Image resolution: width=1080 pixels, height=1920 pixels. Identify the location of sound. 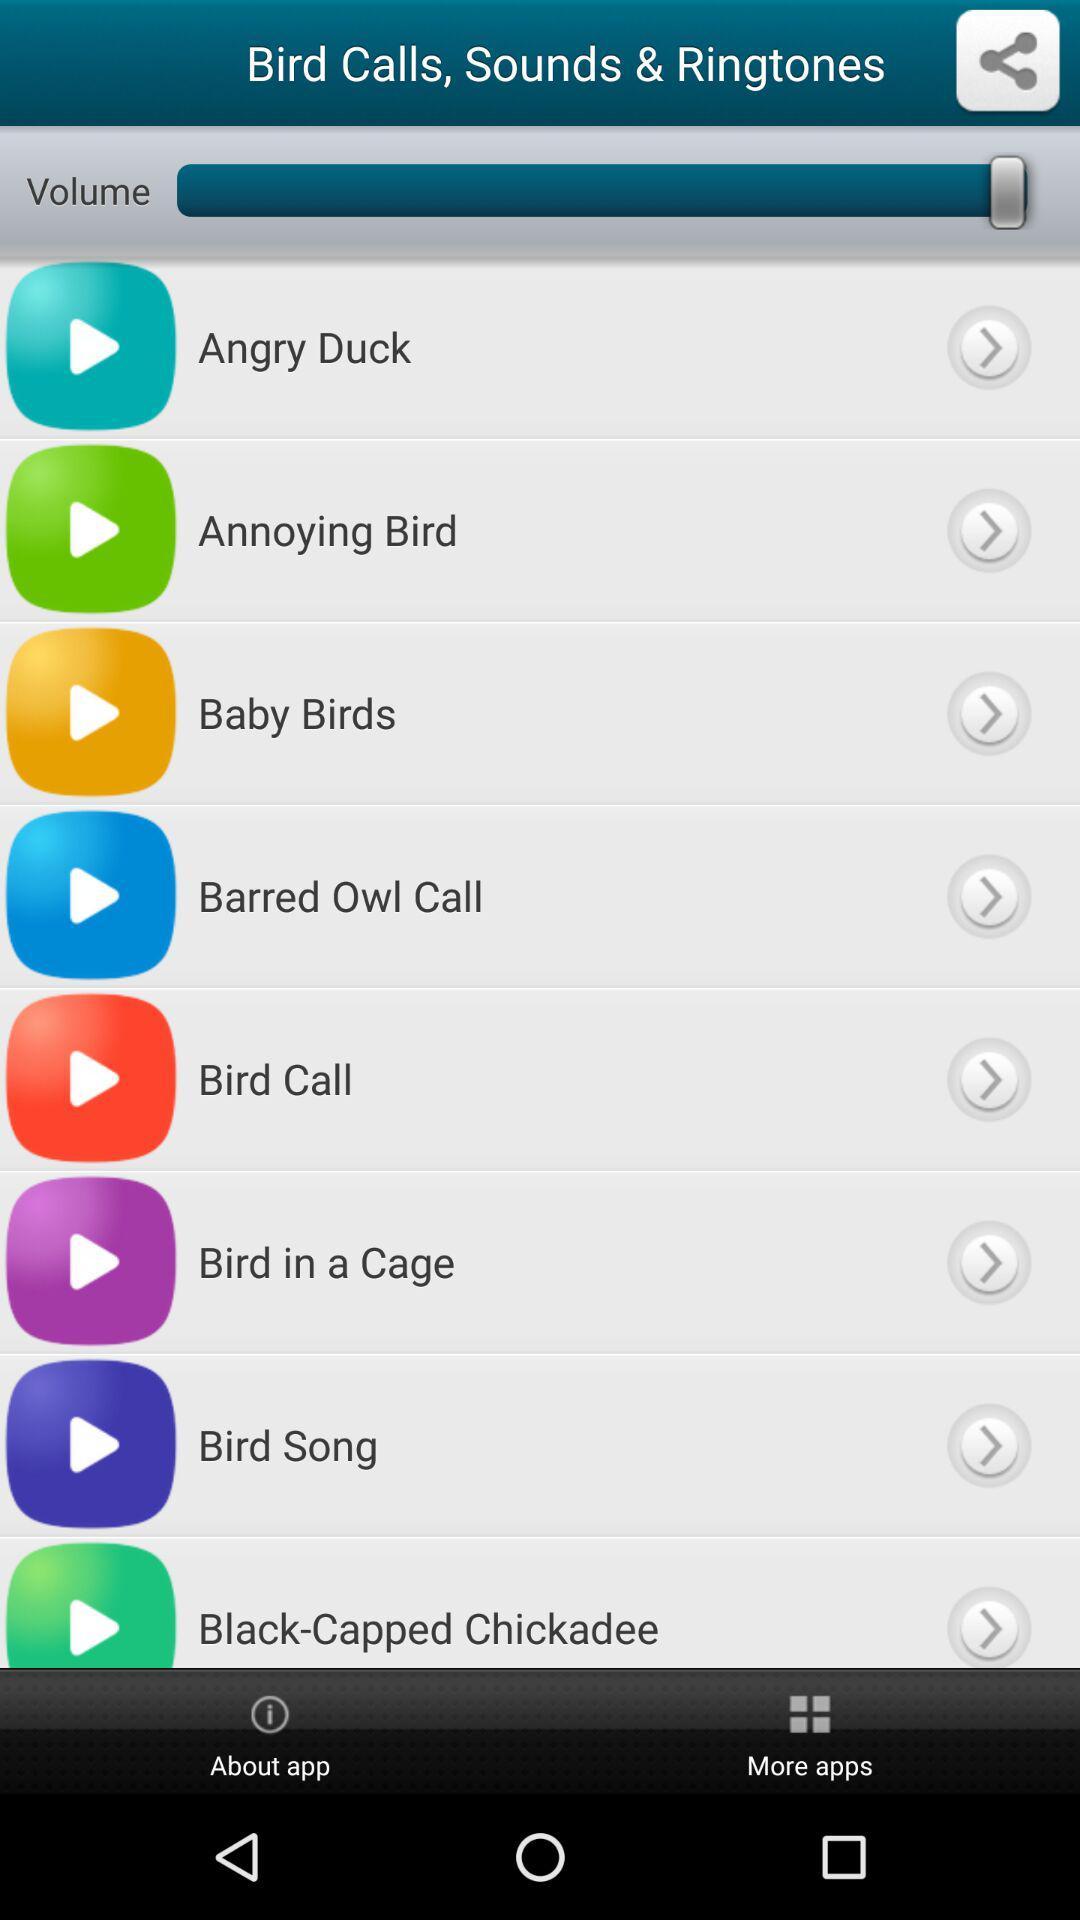
(987, 1077).